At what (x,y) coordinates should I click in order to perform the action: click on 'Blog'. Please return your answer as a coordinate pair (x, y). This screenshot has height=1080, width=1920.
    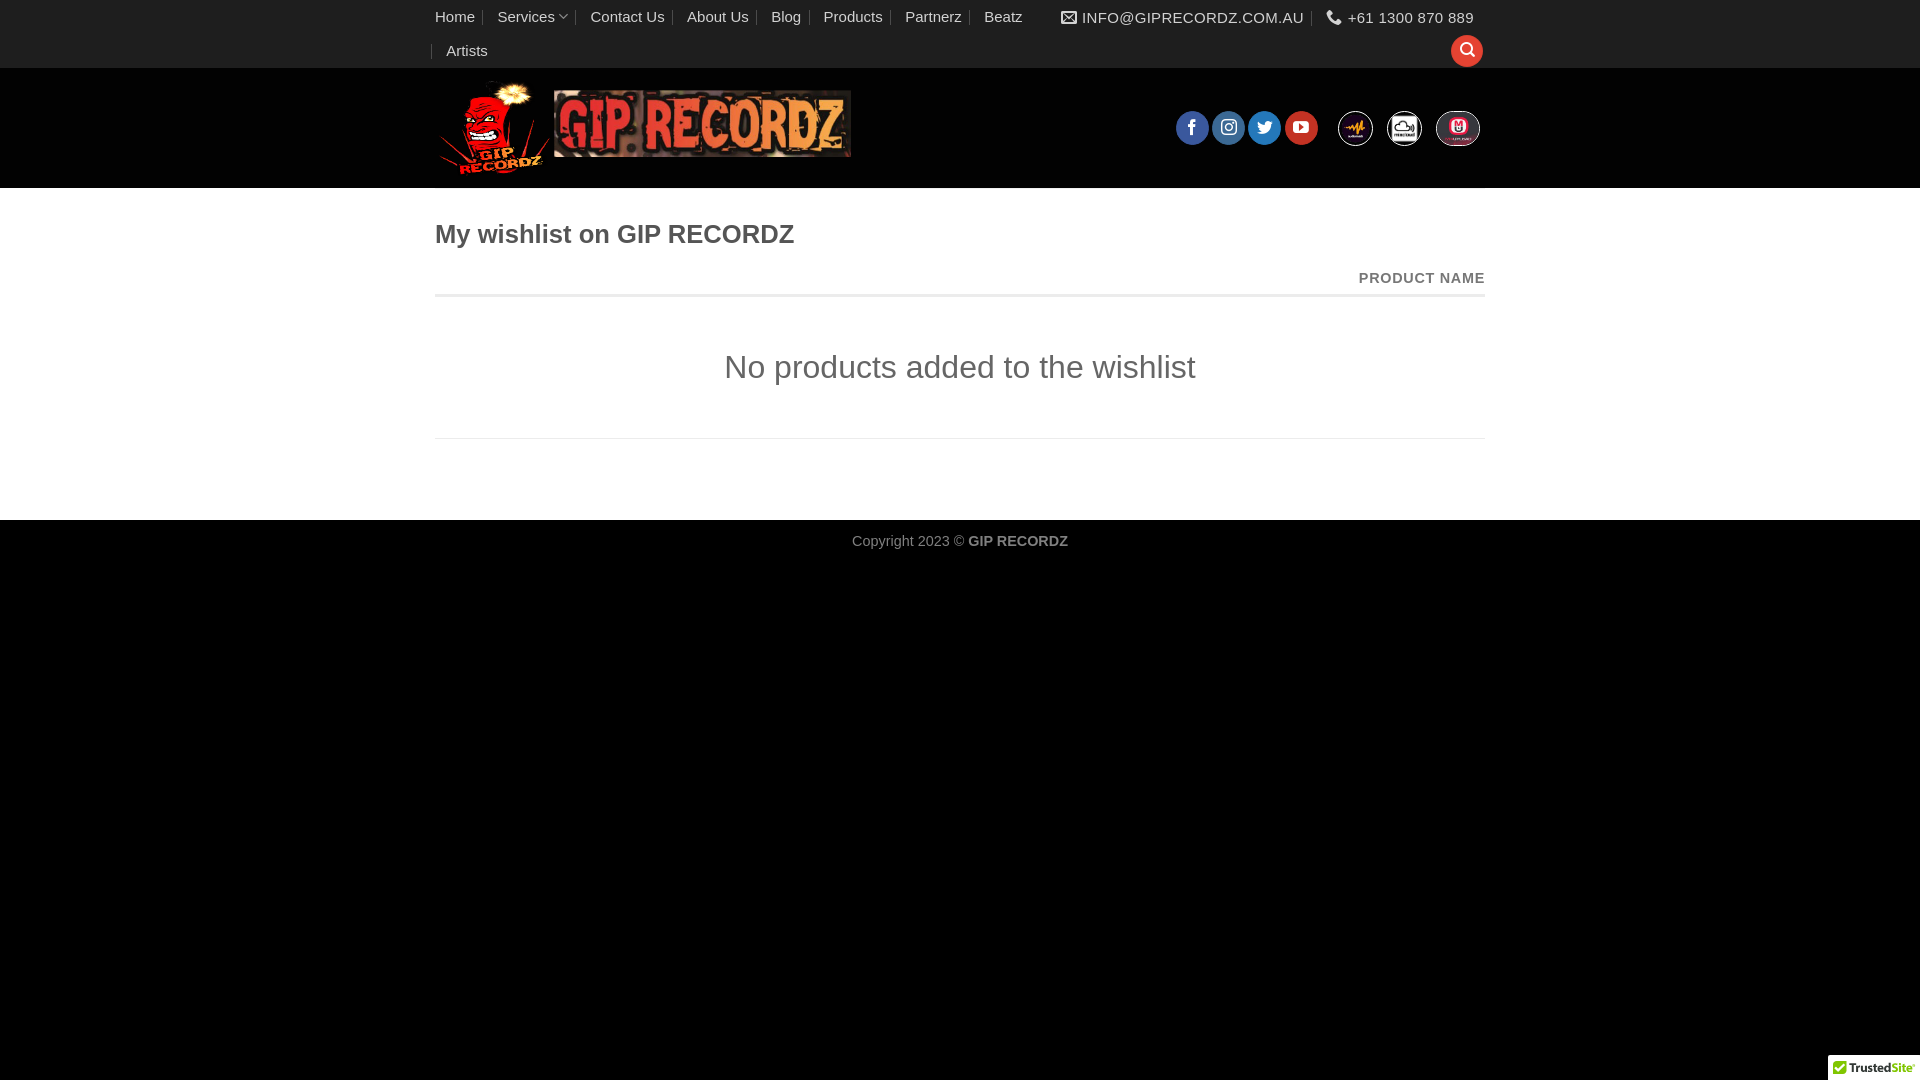
    Looking at the image, I should click on (785, 16).